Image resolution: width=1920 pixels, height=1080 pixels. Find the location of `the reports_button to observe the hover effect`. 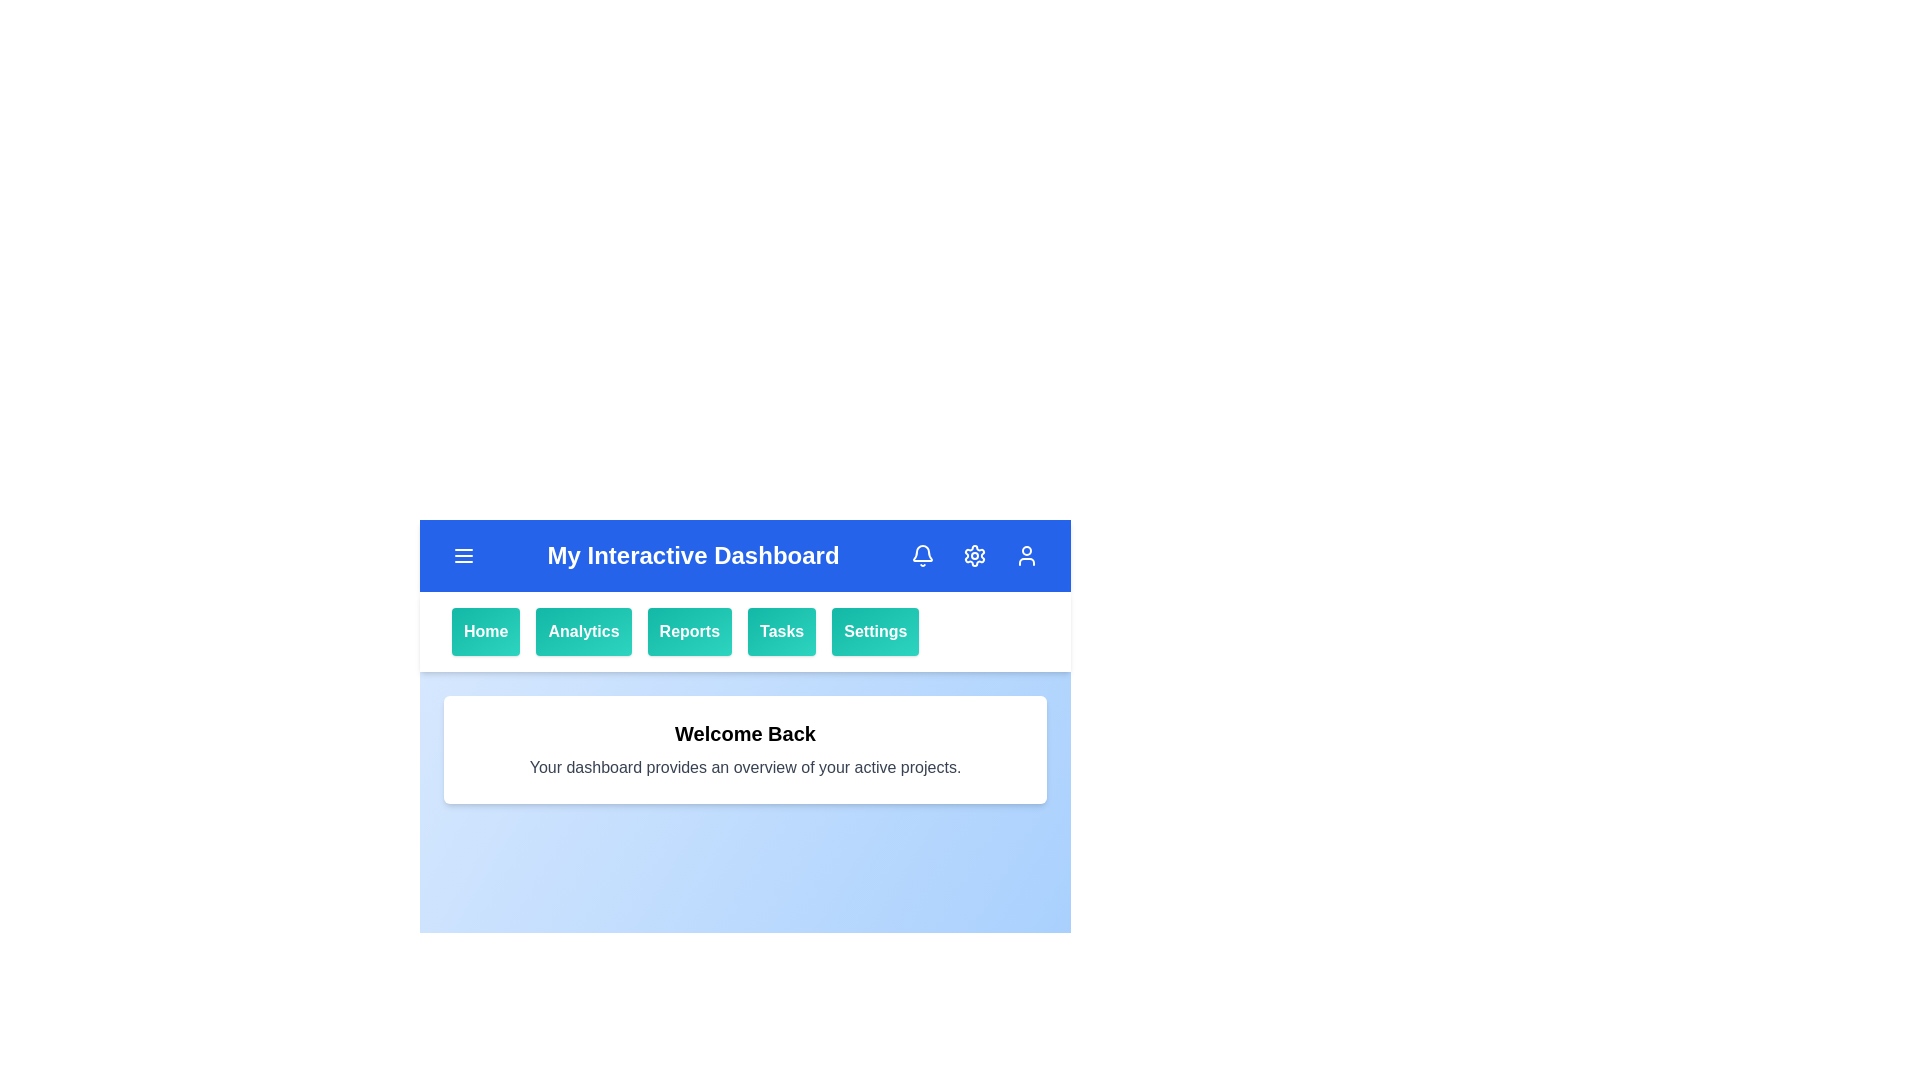

the reports_button to observe the hover effect is located at coordinates (689, 632).